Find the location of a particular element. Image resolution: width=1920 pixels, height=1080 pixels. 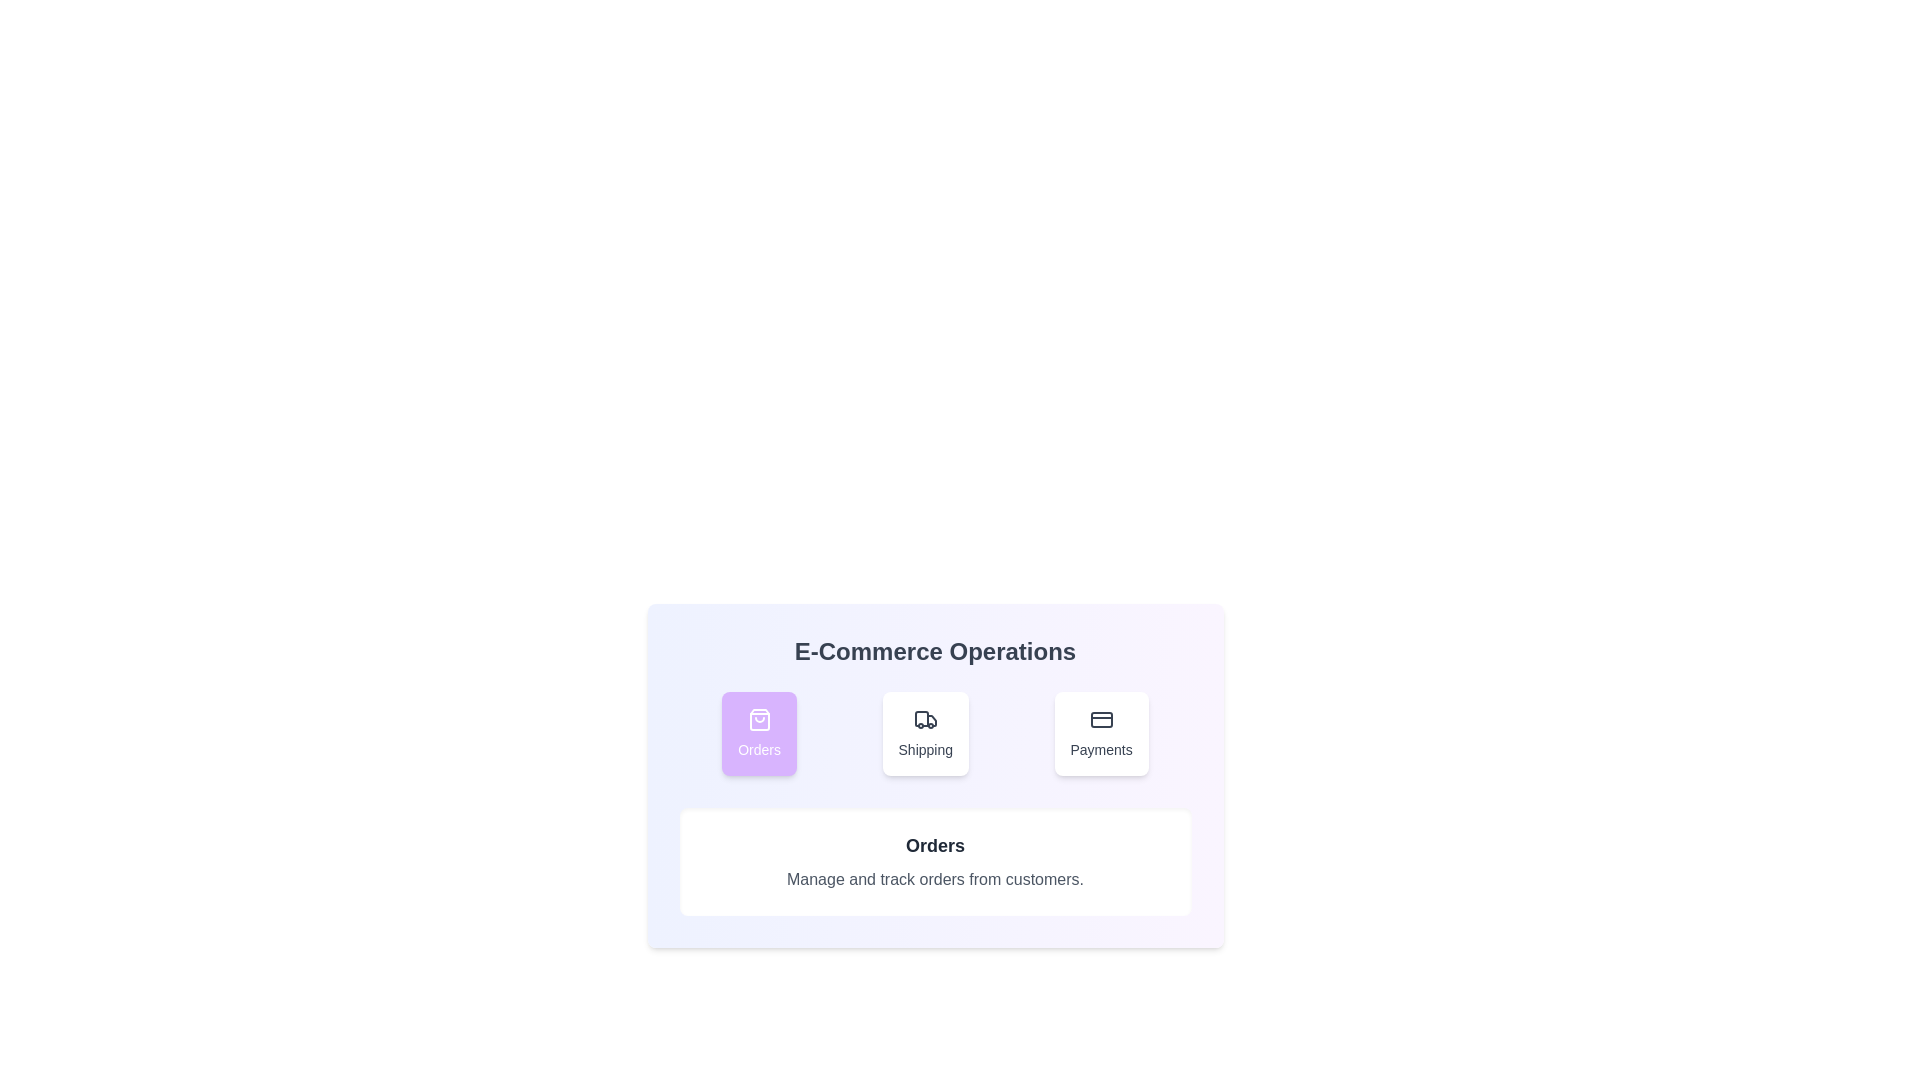

text of the label that describes the 'Orders' functionality, which is positioned immediately below a shopping bag icon in the card row is located at coordinates (758, 749).